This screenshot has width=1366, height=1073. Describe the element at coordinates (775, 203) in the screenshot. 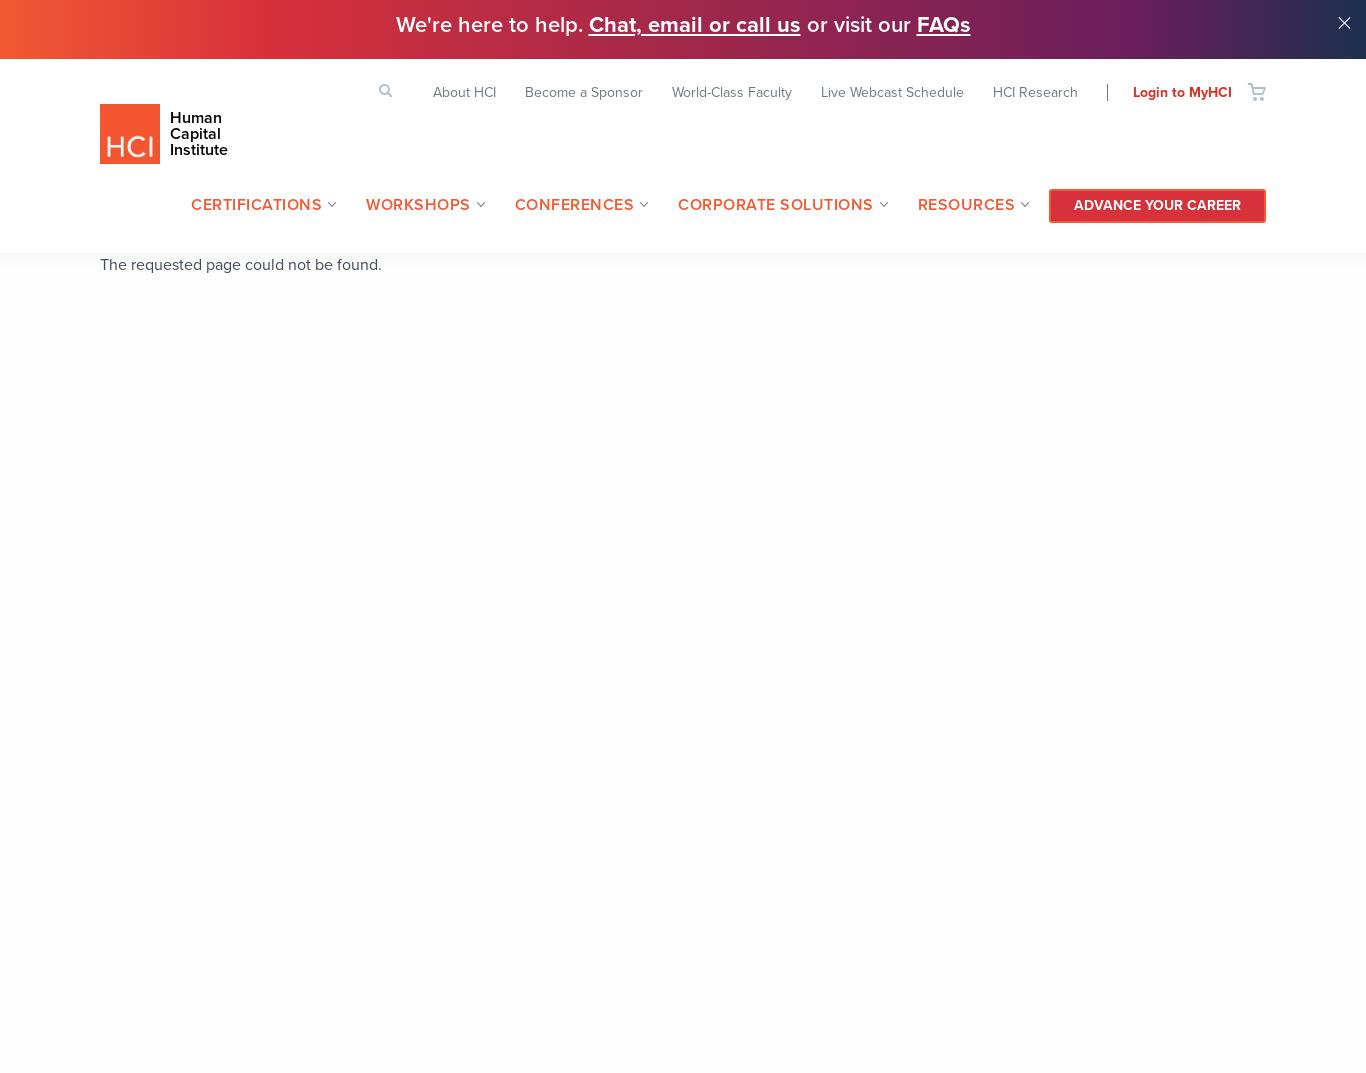

I see `'Corporate Solutions'` at that location.